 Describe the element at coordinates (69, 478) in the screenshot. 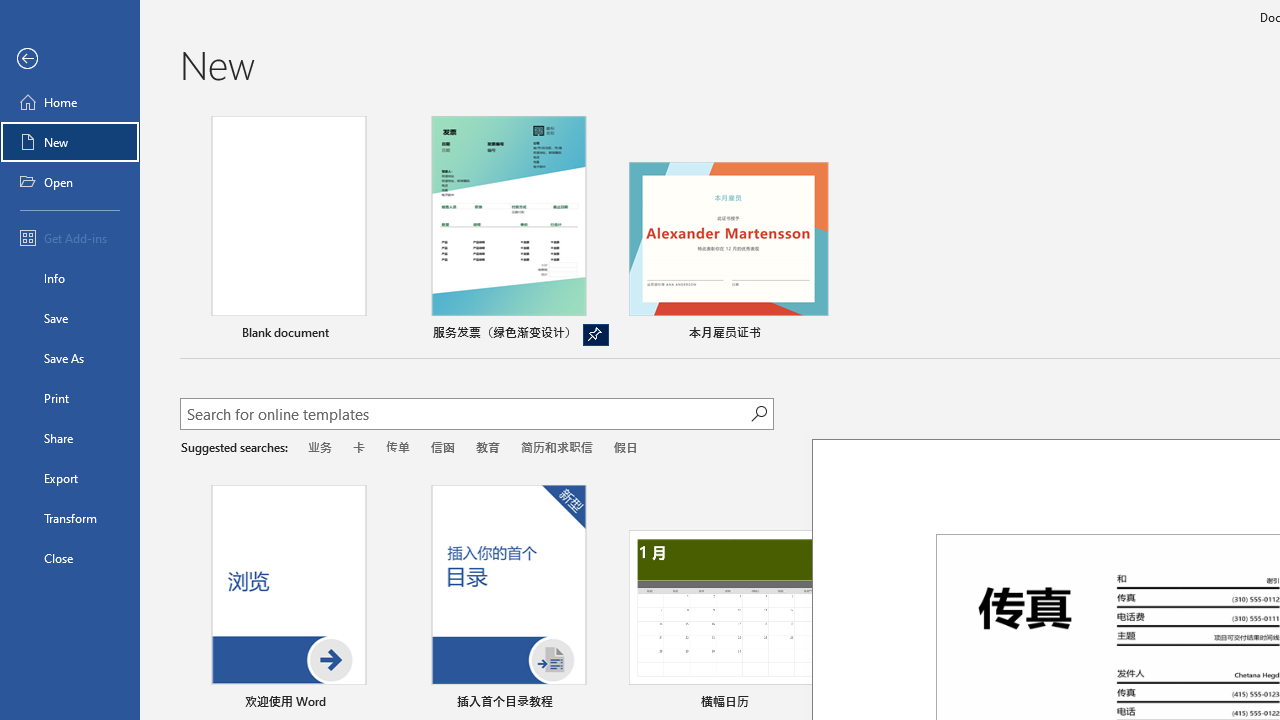

I see `'Export'` at that location.